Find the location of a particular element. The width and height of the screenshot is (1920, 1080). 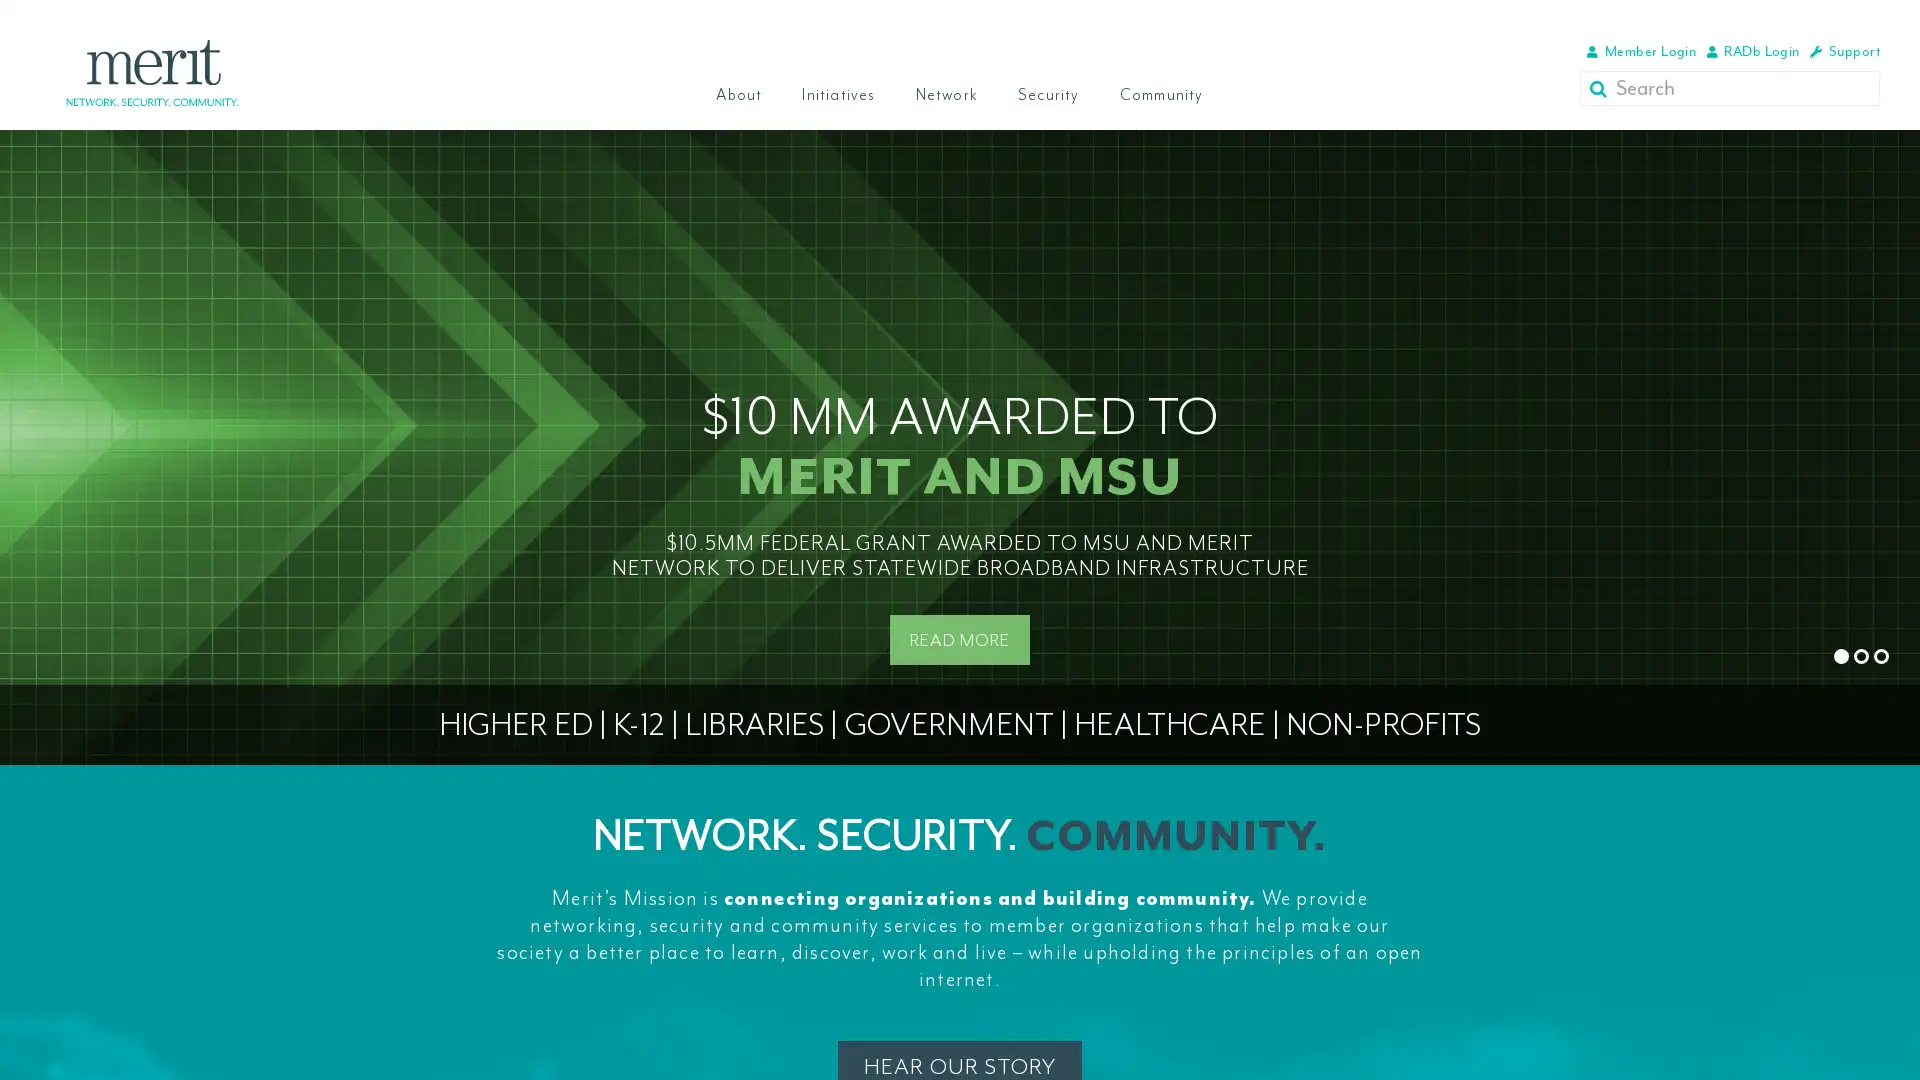

SUBMIT is located at coordinates (1601, 87).